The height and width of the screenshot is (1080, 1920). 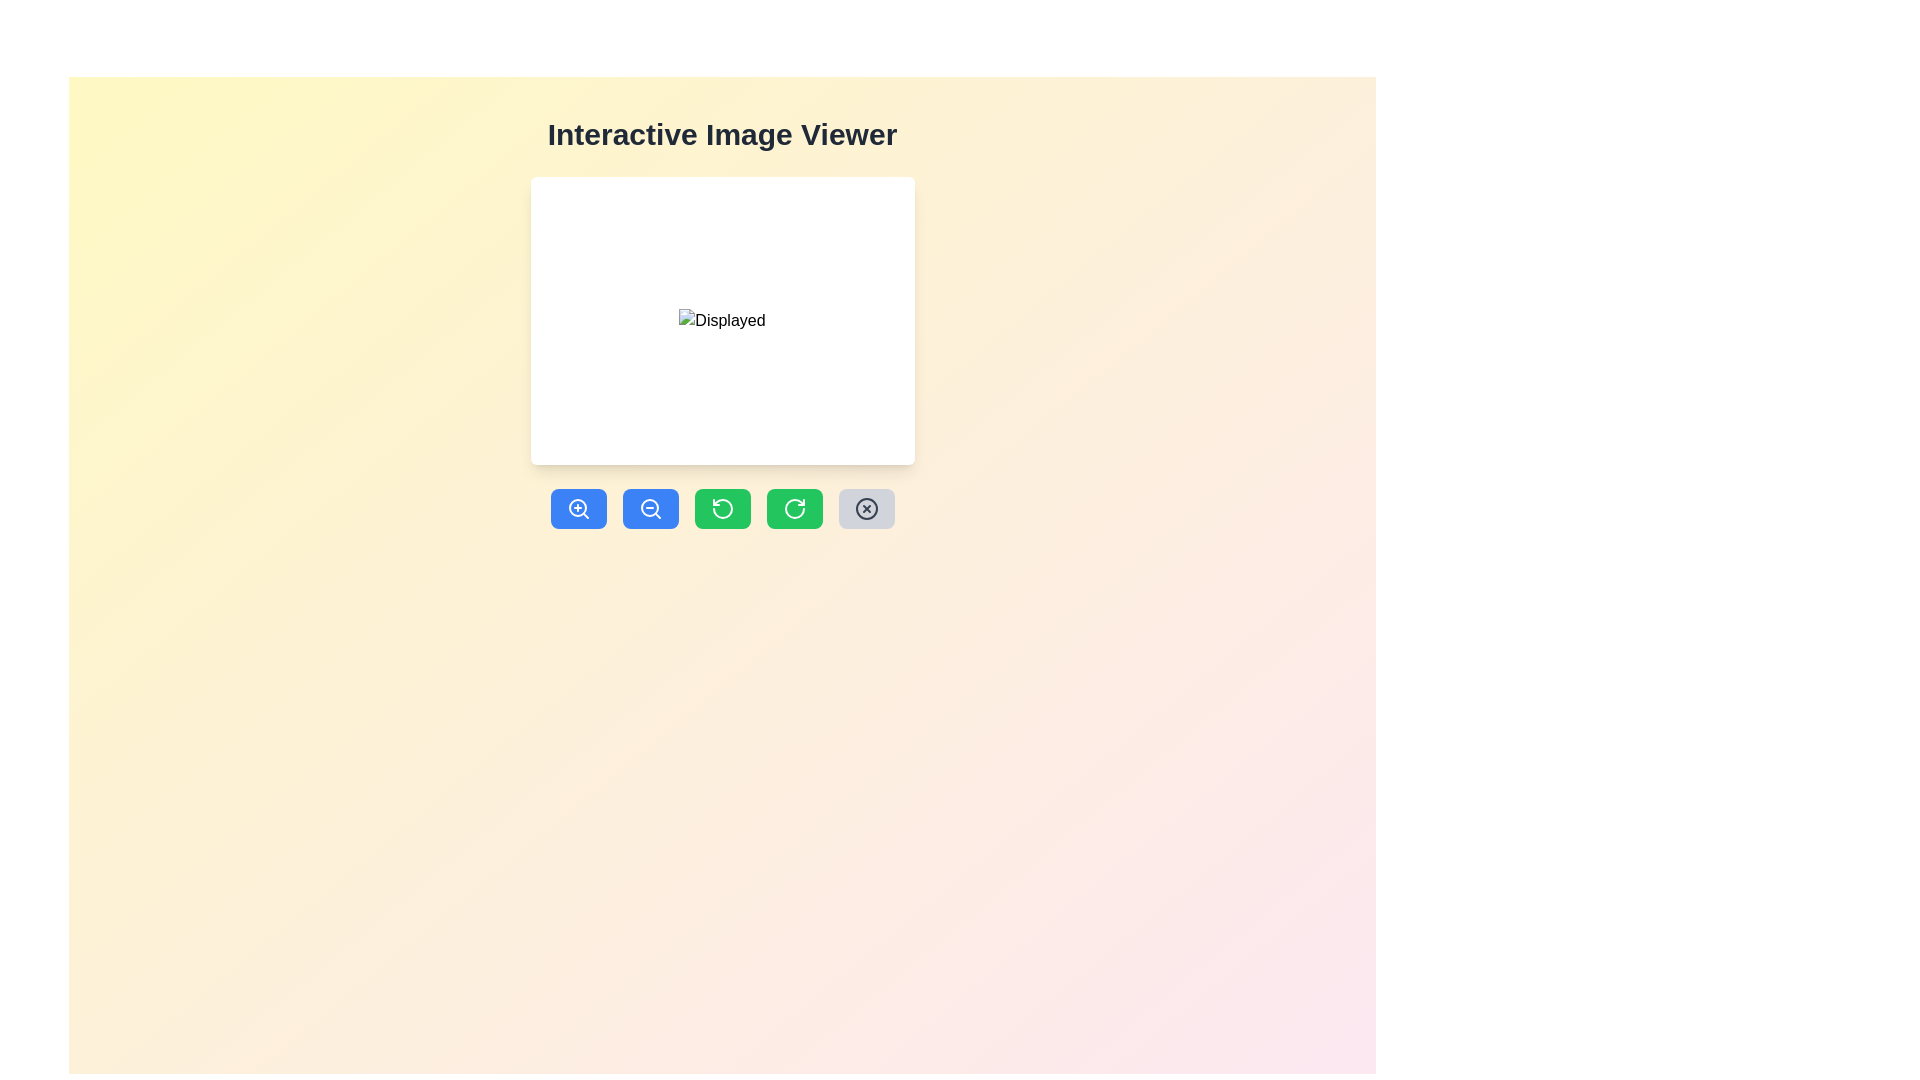 What do you see at coordinates (721, 508) in the screenshot?
I see `the green circular button with a counter-clockwise arrow icon` at bounding box center [721, 508].